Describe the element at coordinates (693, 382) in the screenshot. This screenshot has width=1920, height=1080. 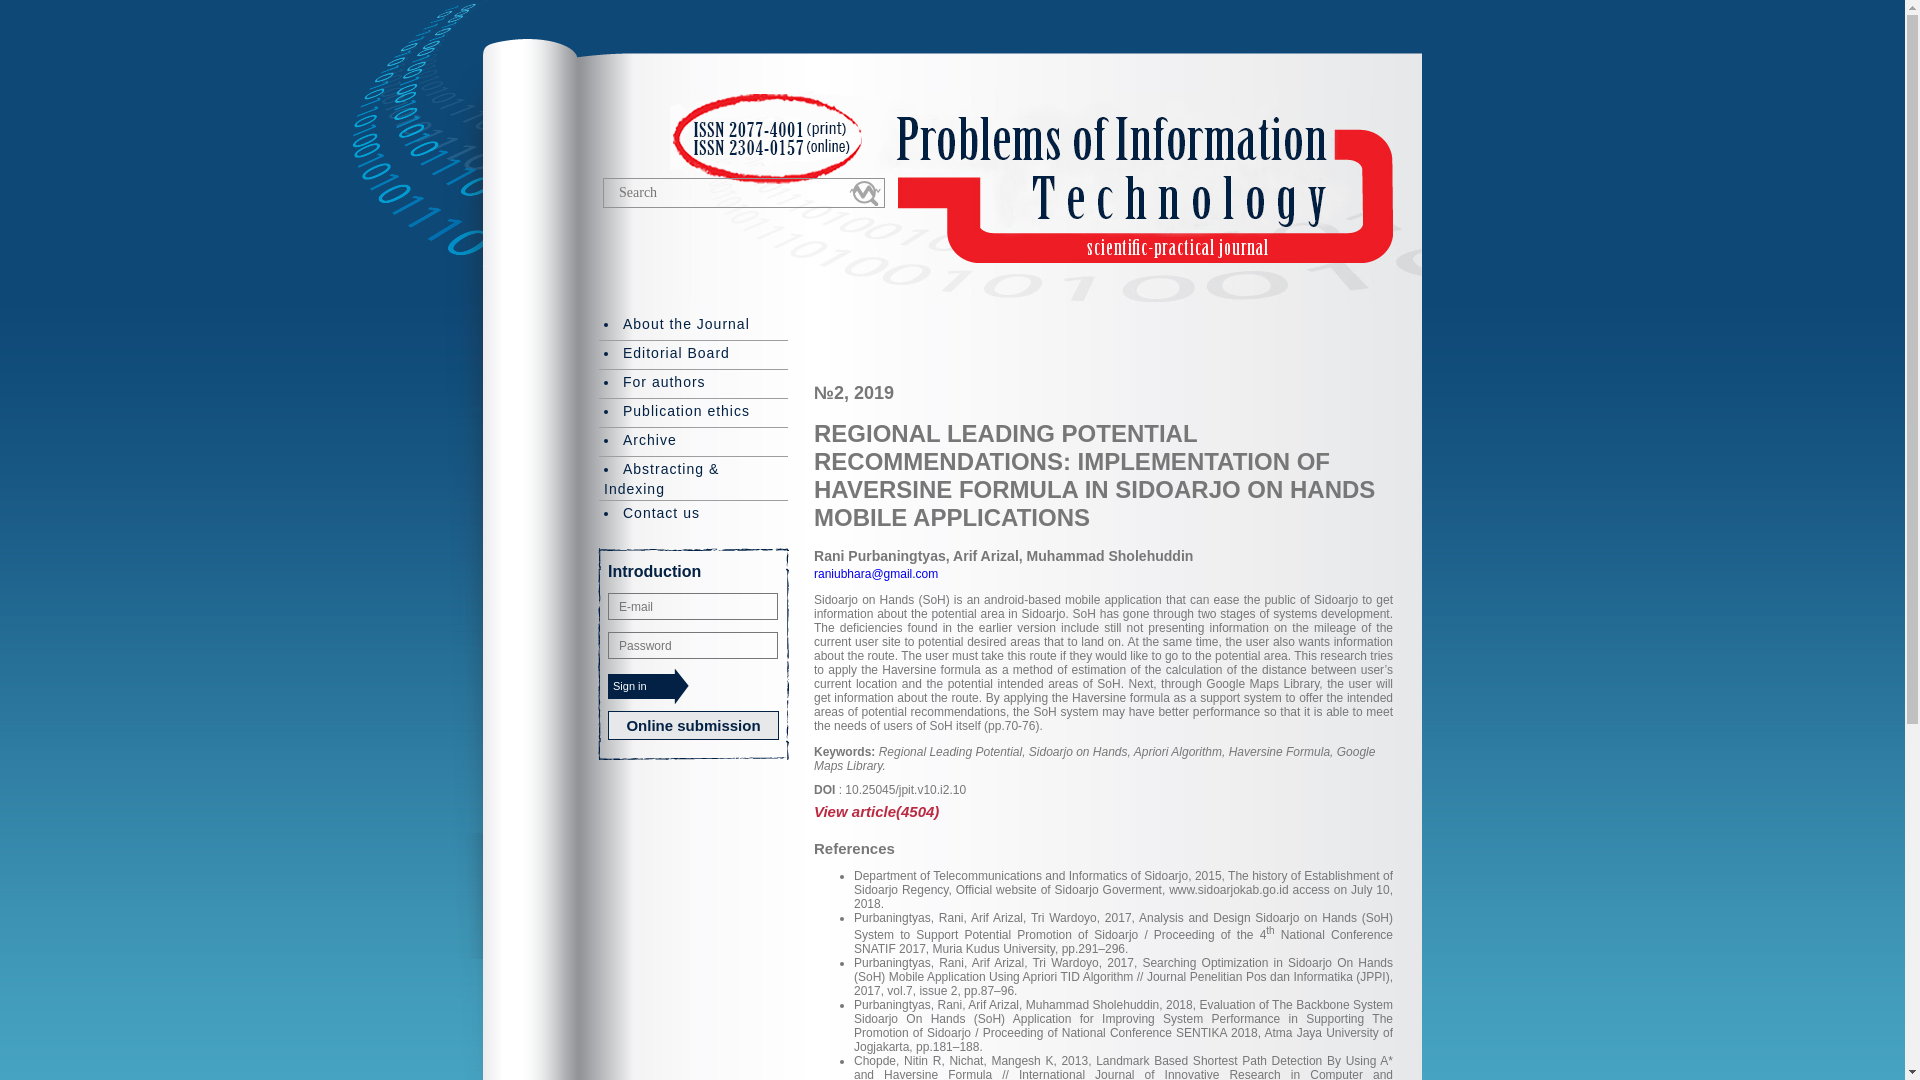
I see `'For authors'` at that location.